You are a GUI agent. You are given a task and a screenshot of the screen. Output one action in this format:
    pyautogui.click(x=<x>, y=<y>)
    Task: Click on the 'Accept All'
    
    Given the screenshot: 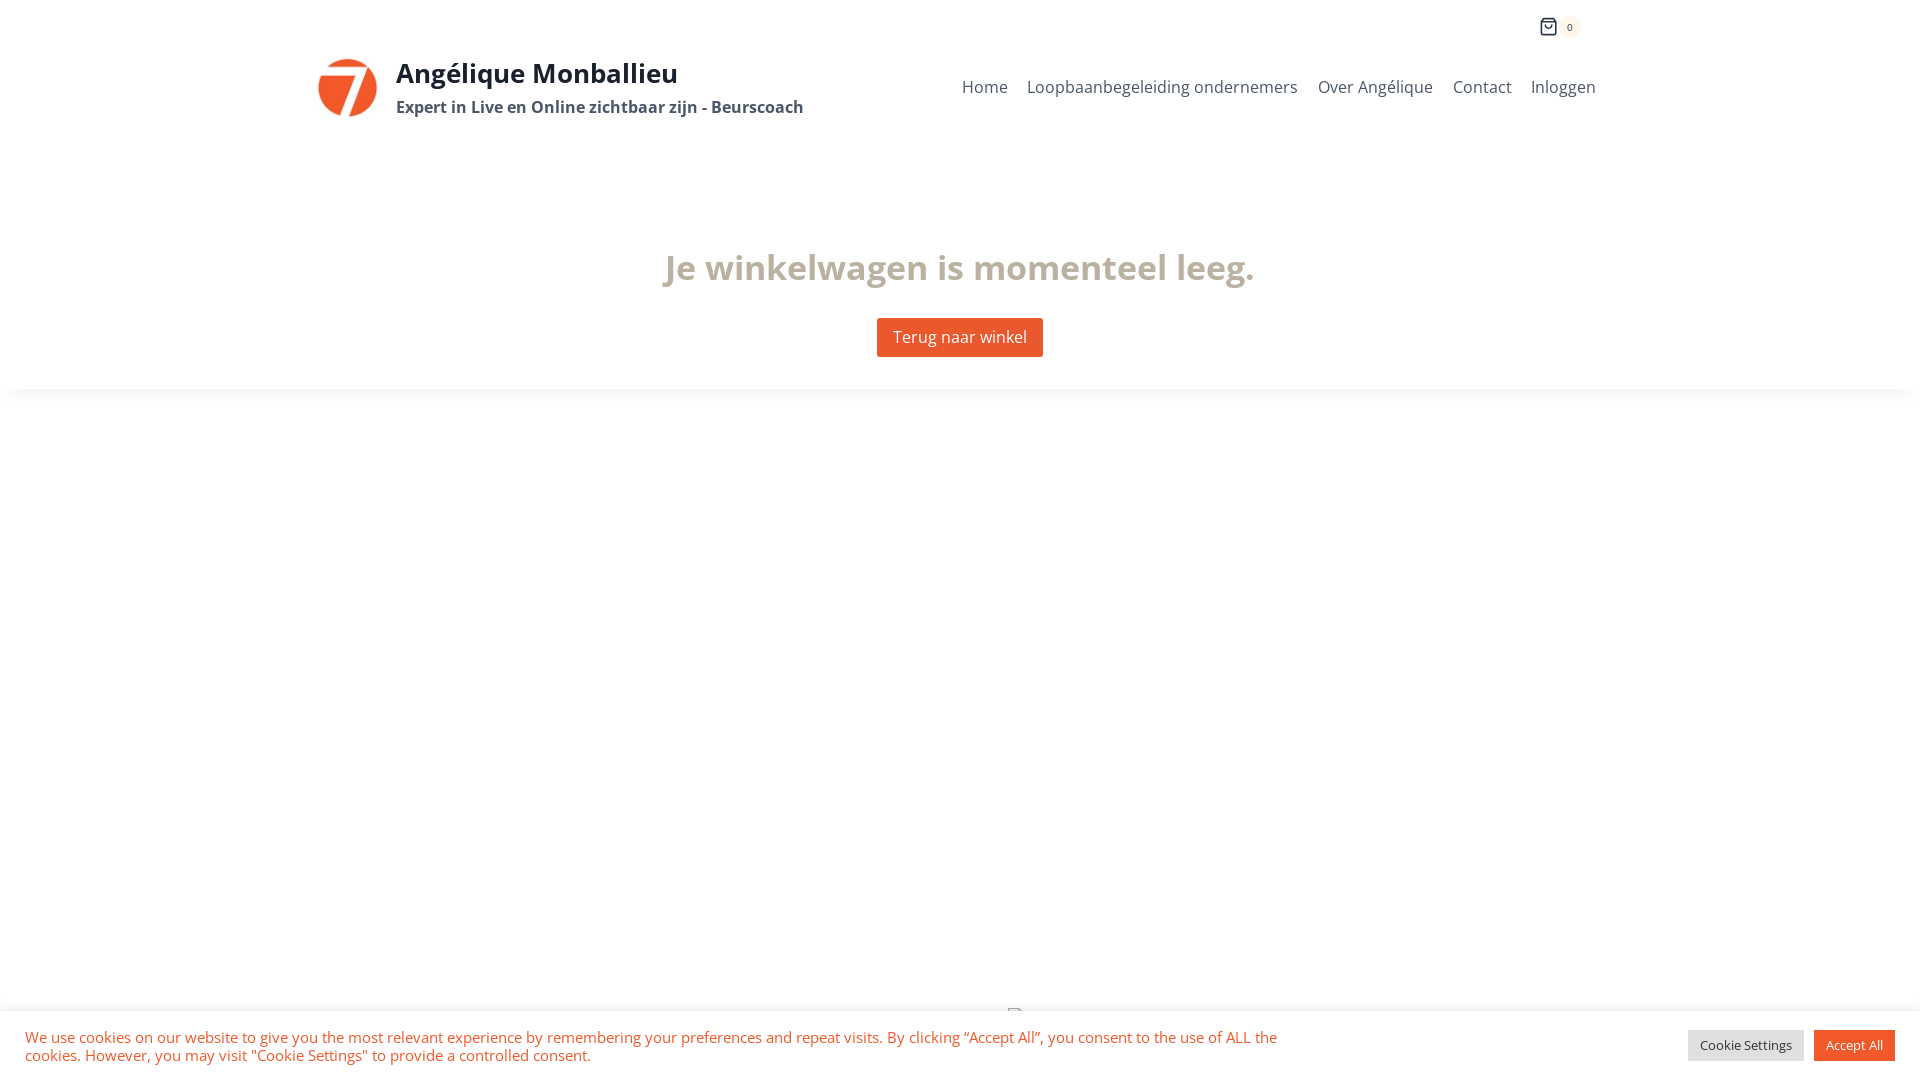 What is the action you would take?
    pyautogui.click(x=1814, y=1044)
    